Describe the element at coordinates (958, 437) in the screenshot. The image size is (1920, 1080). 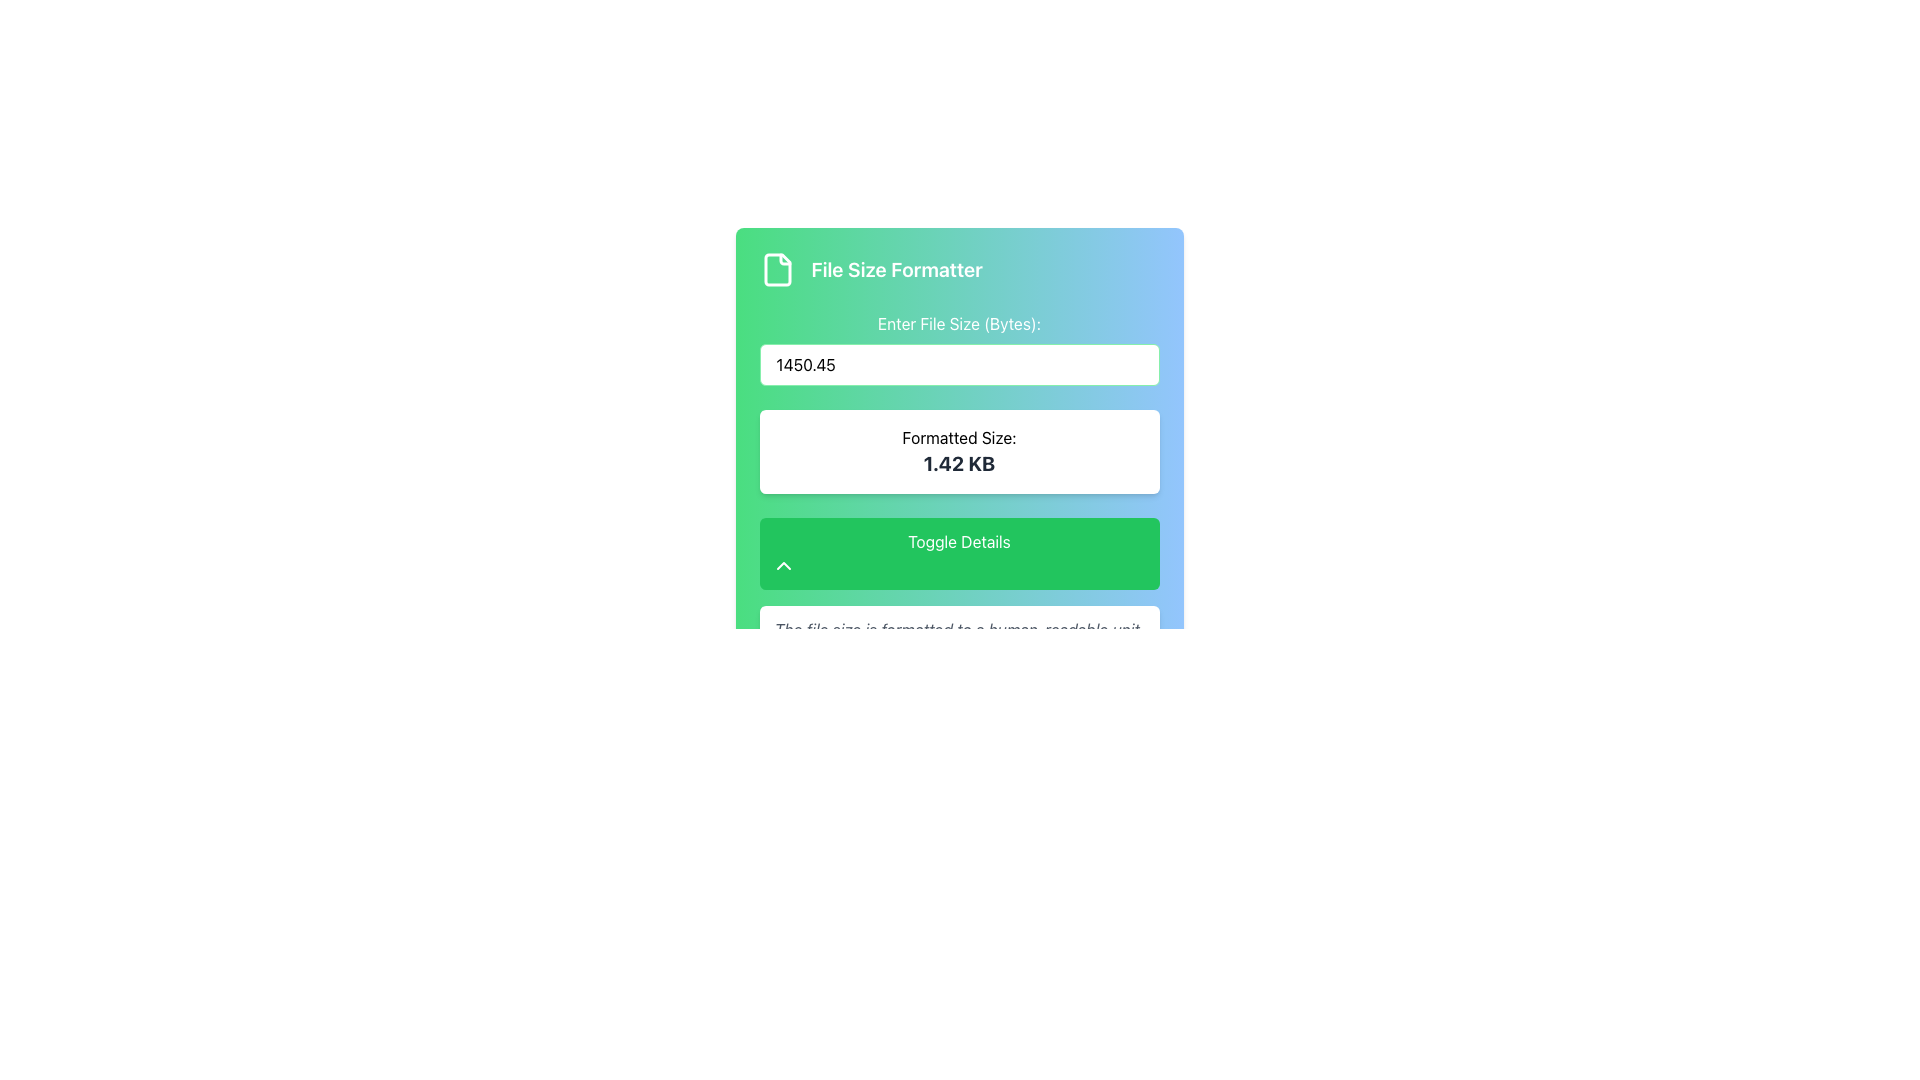
I see `the text label displaying 'Formatted Size:' which is positioned above the bold numerical value '1.42 KB'` at that location.